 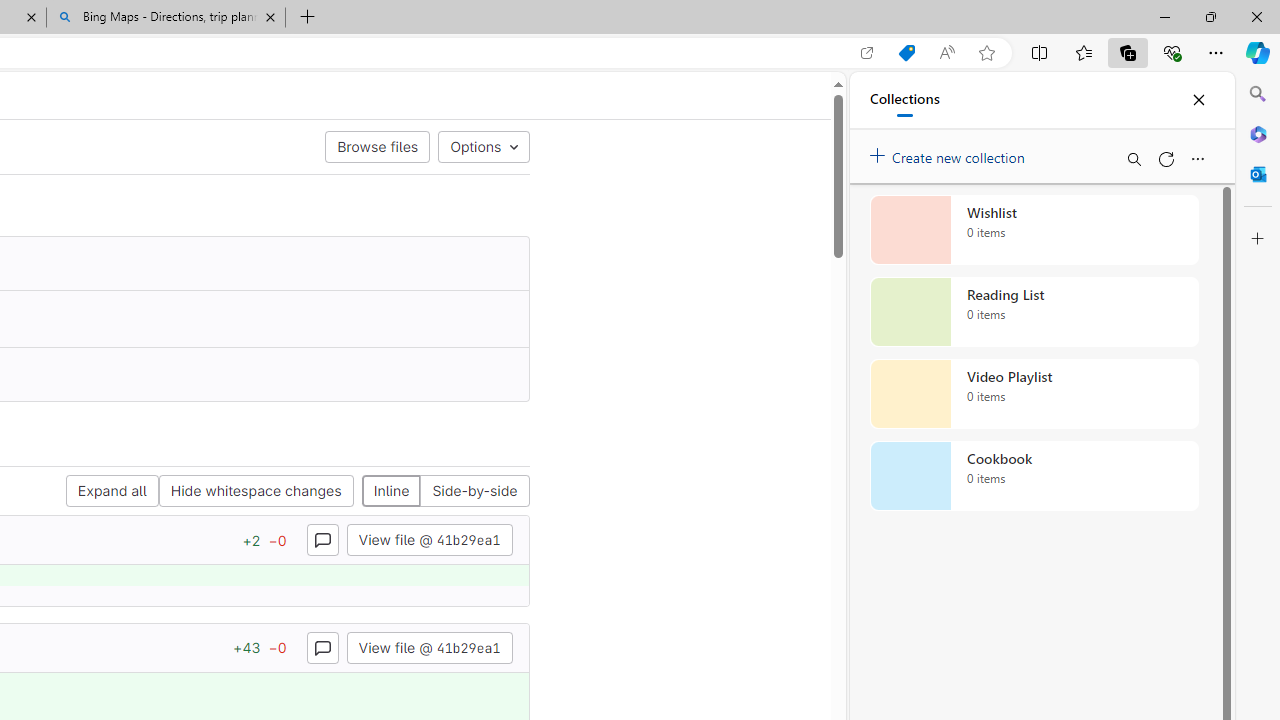 What do you see at coordinates (483, 145) in the screenshot?
I see `'Options'` at bounding box center [483, 145].